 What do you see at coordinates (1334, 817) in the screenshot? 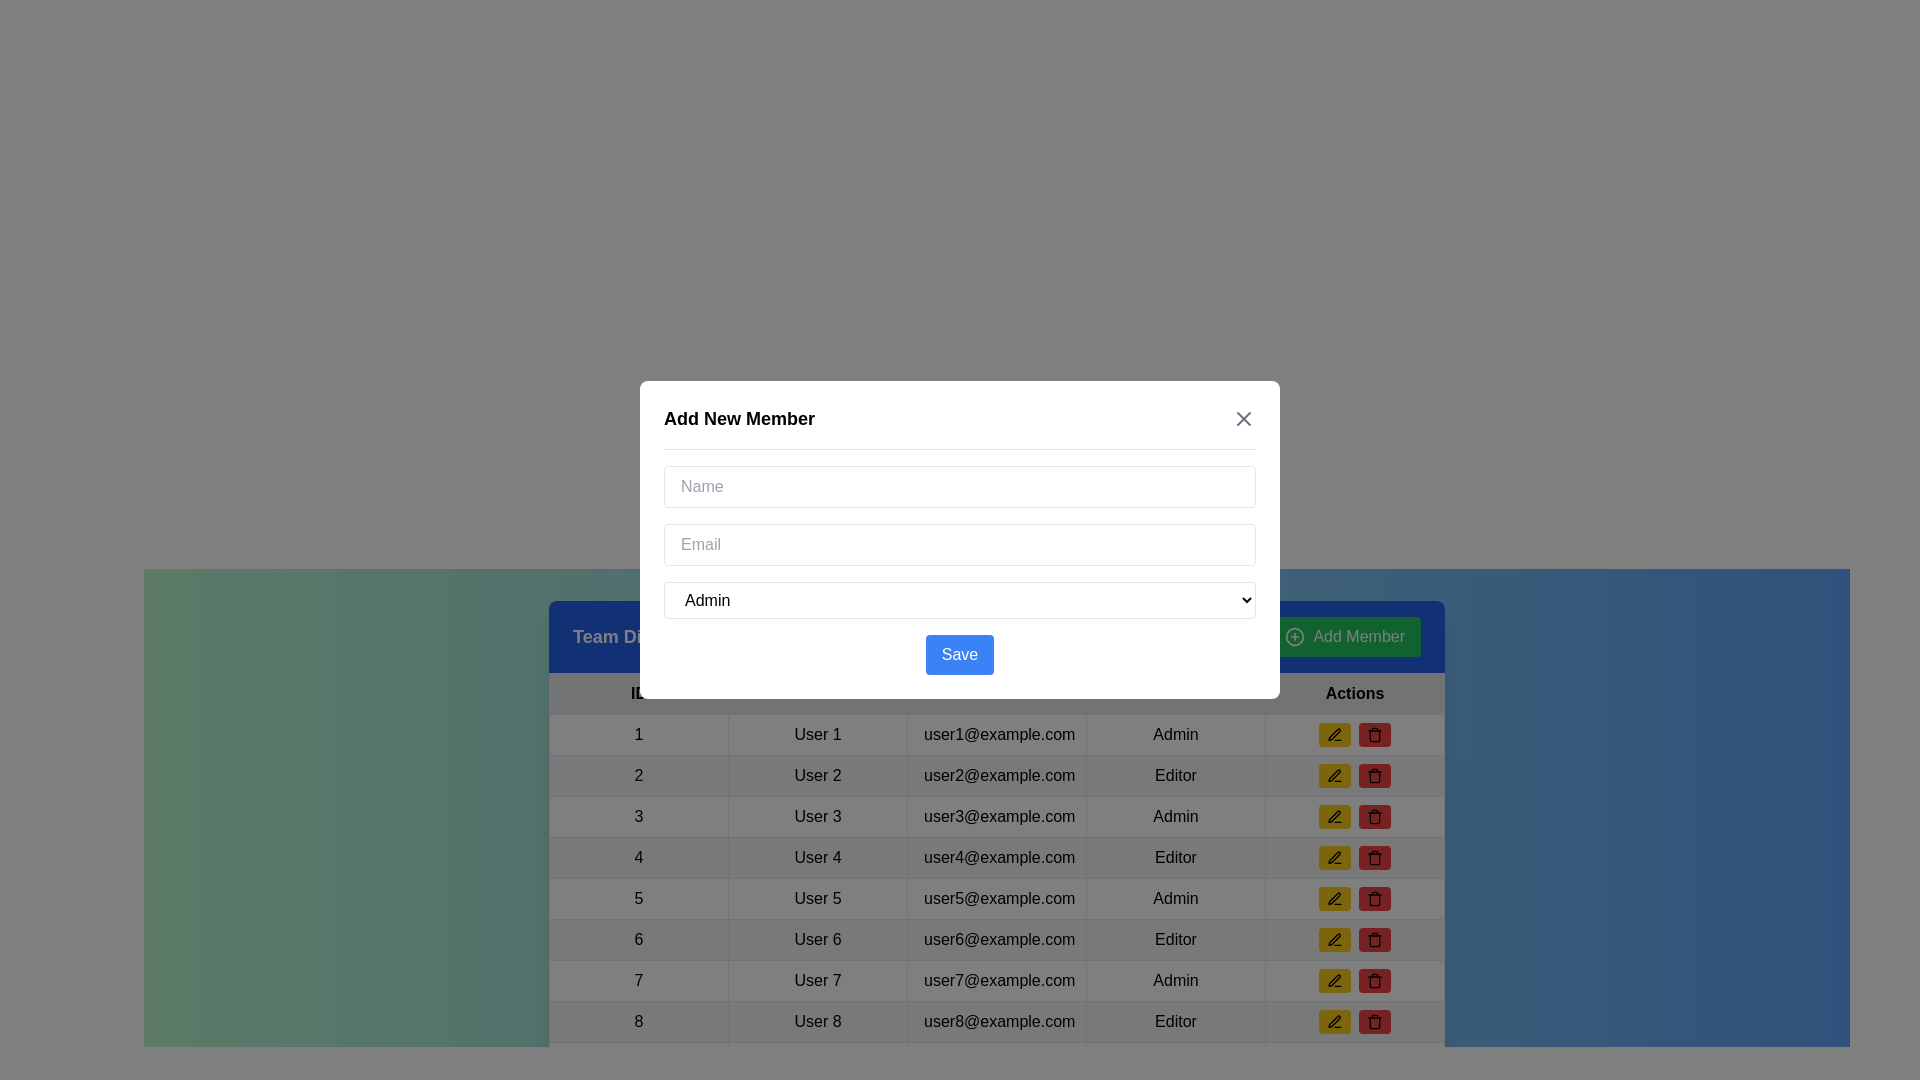
I see `the edit action icon located in the 'Actions' column of the eighth row in the 'Team Details' table` at bounding box center [1334, 817].